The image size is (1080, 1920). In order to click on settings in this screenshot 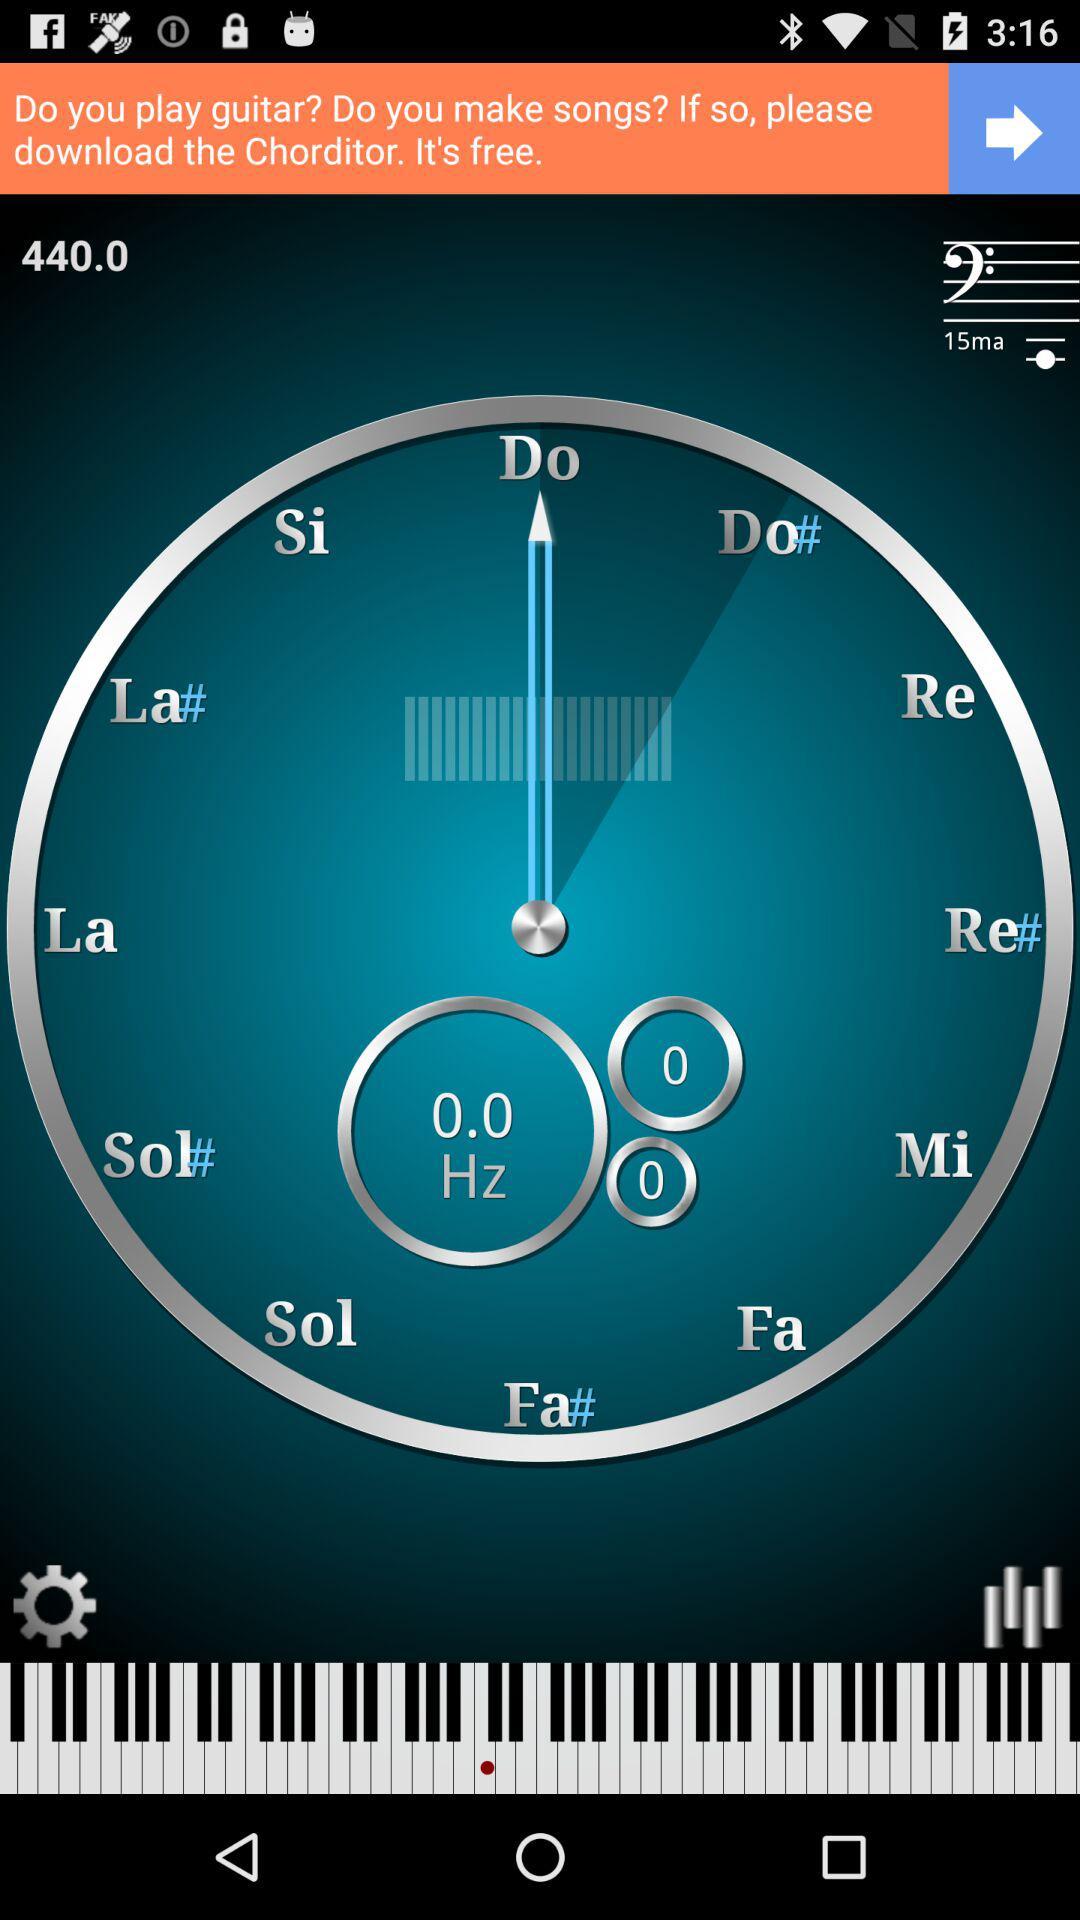, I will do `click(54, 1607)`.